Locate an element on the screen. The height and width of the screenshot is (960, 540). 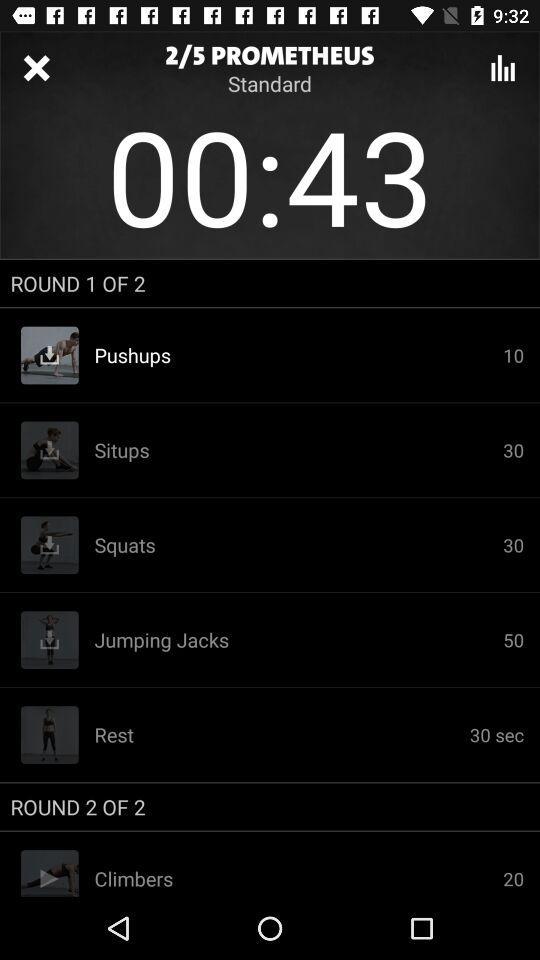
the icon to the left of 30 is located at coordinates (297, 639).